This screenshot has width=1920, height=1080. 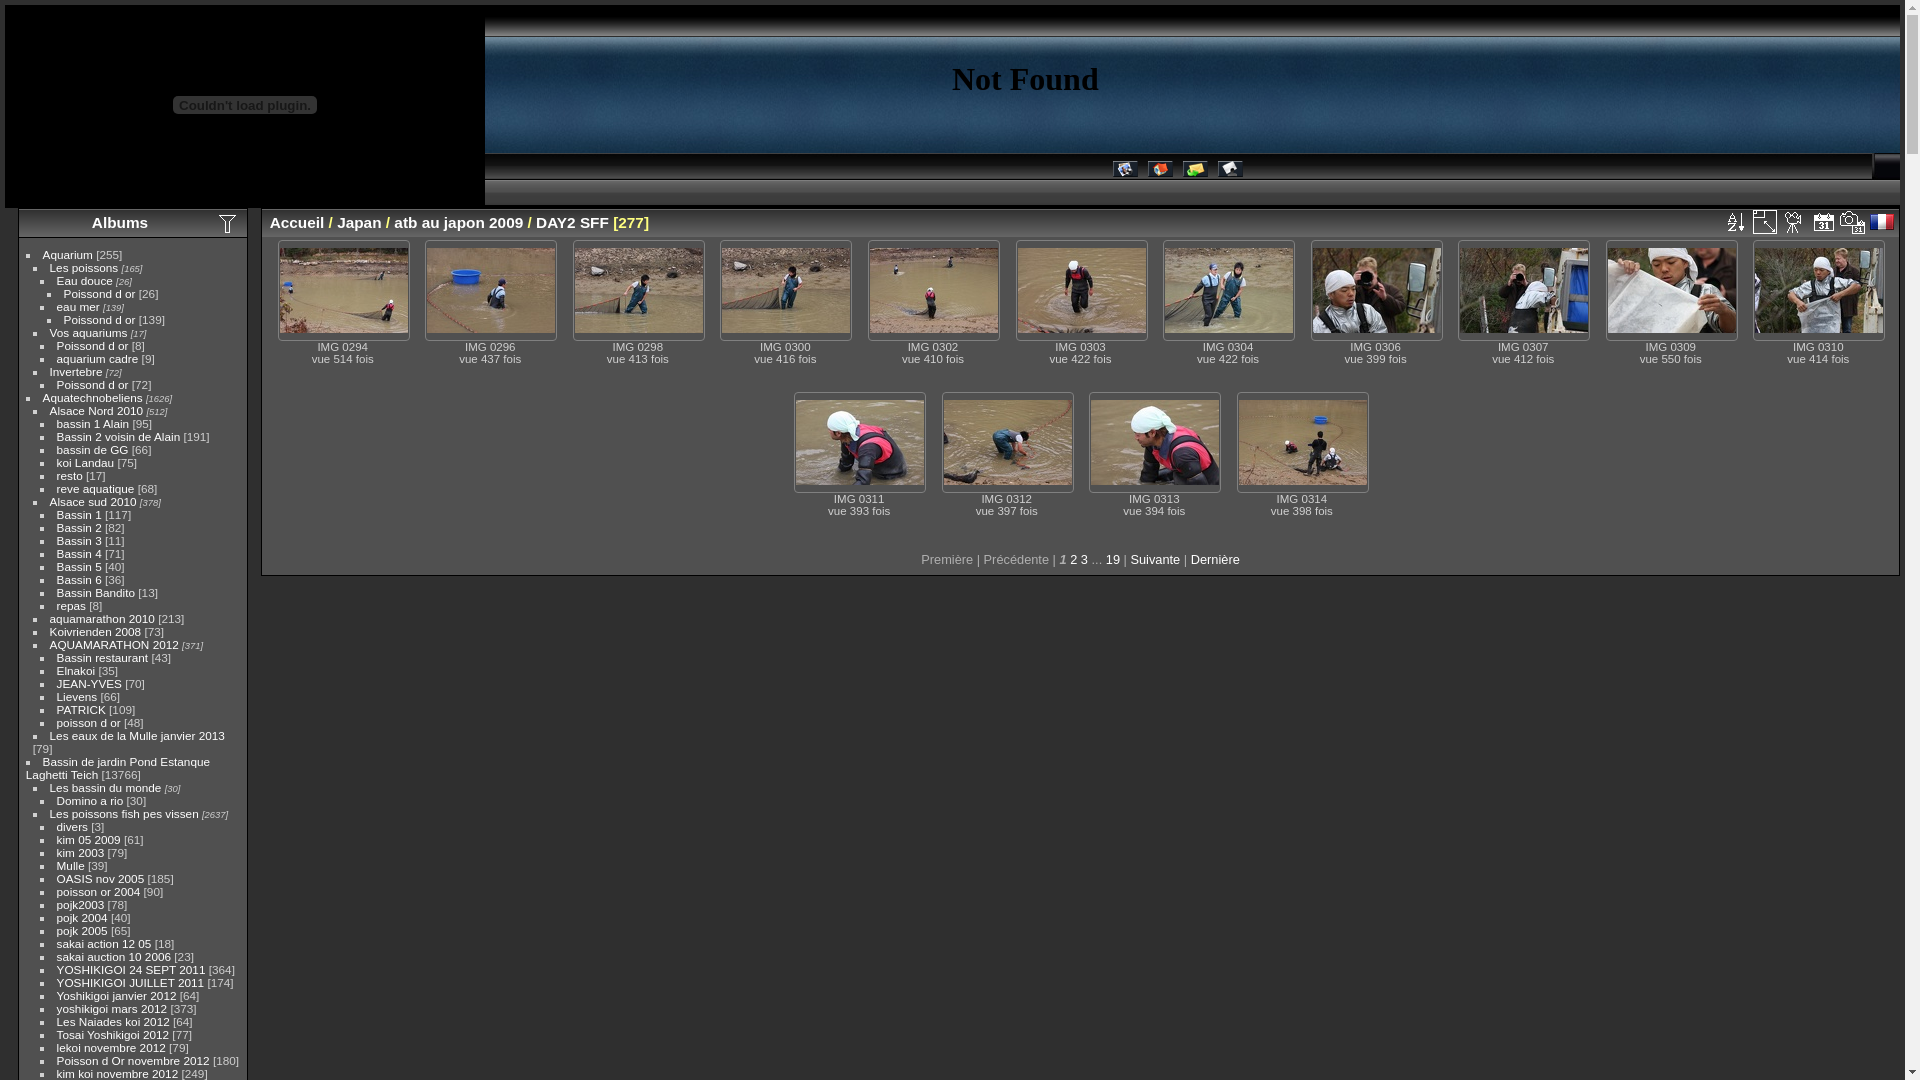 I want to click on 'Poissond d or', so click(x=91, y=384).